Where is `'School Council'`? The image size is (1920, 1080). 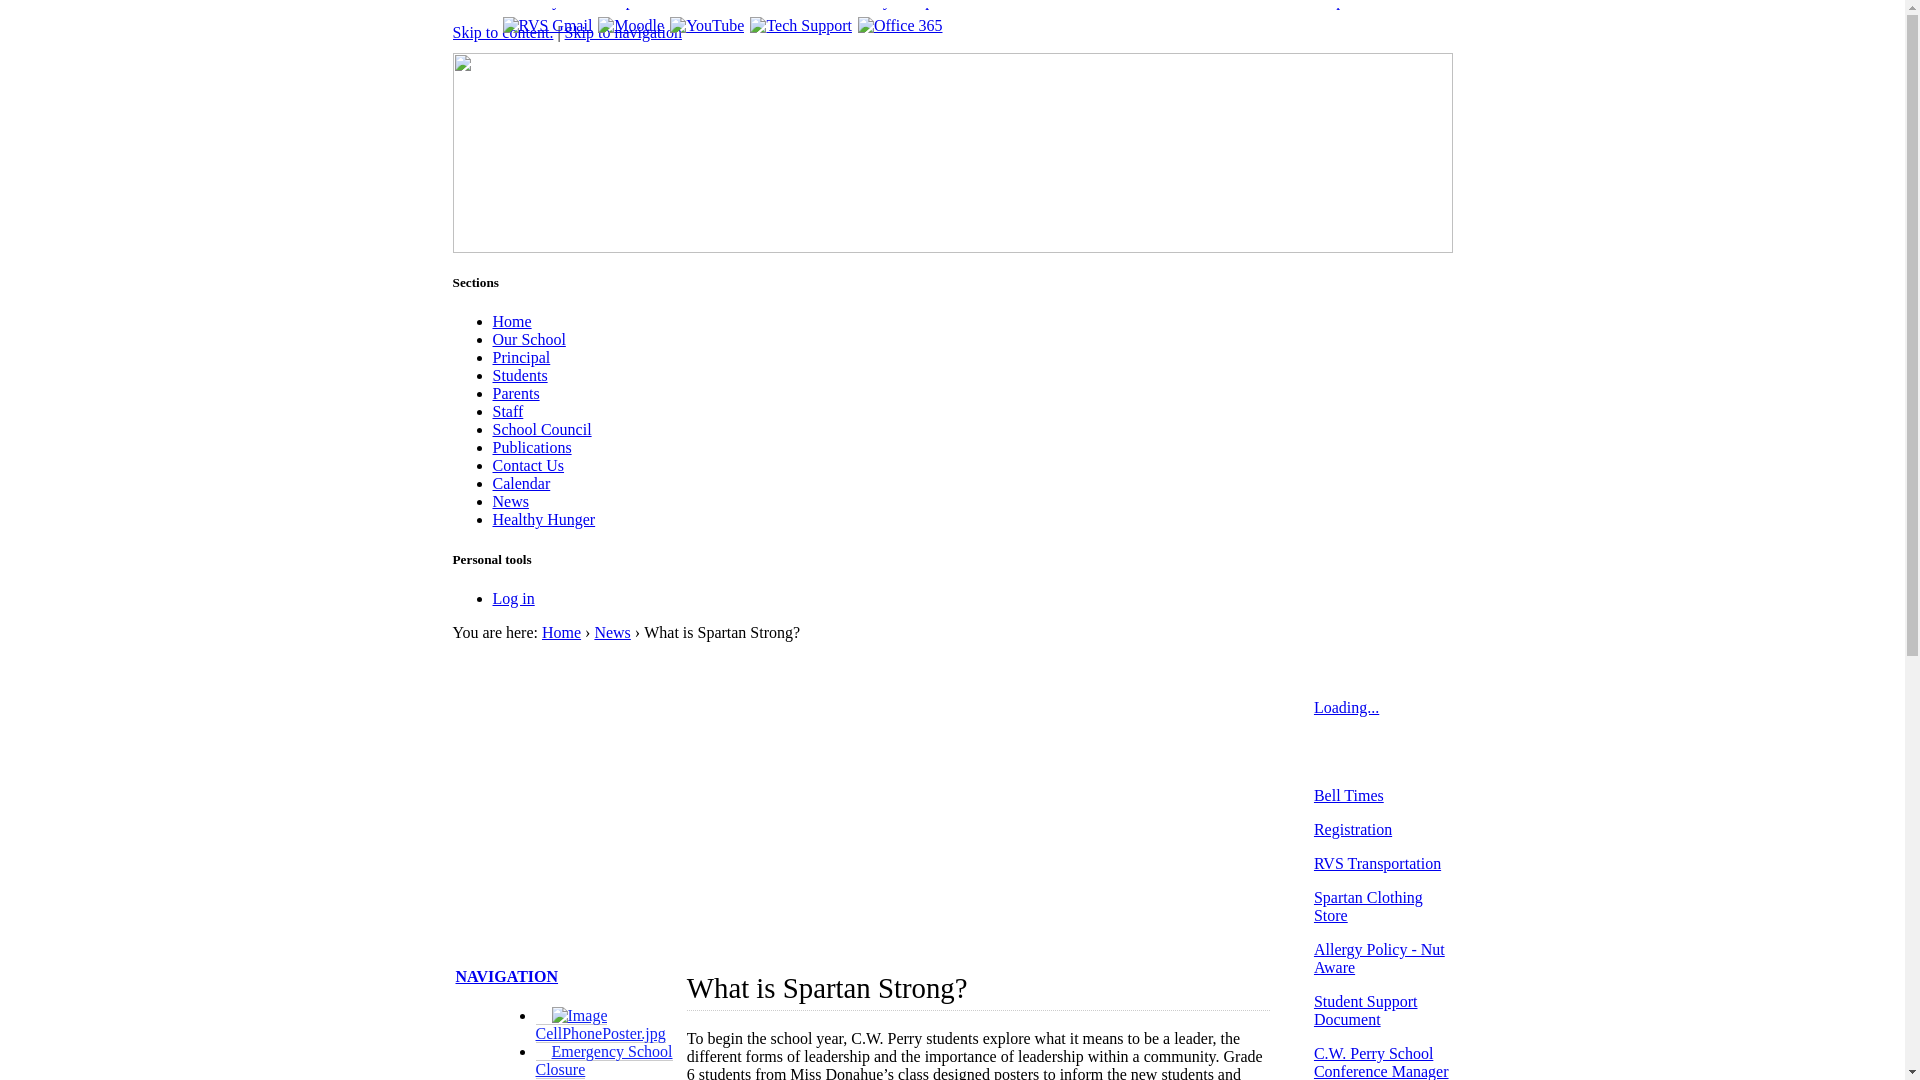
'School Council' is located at coordinates (541, 428).